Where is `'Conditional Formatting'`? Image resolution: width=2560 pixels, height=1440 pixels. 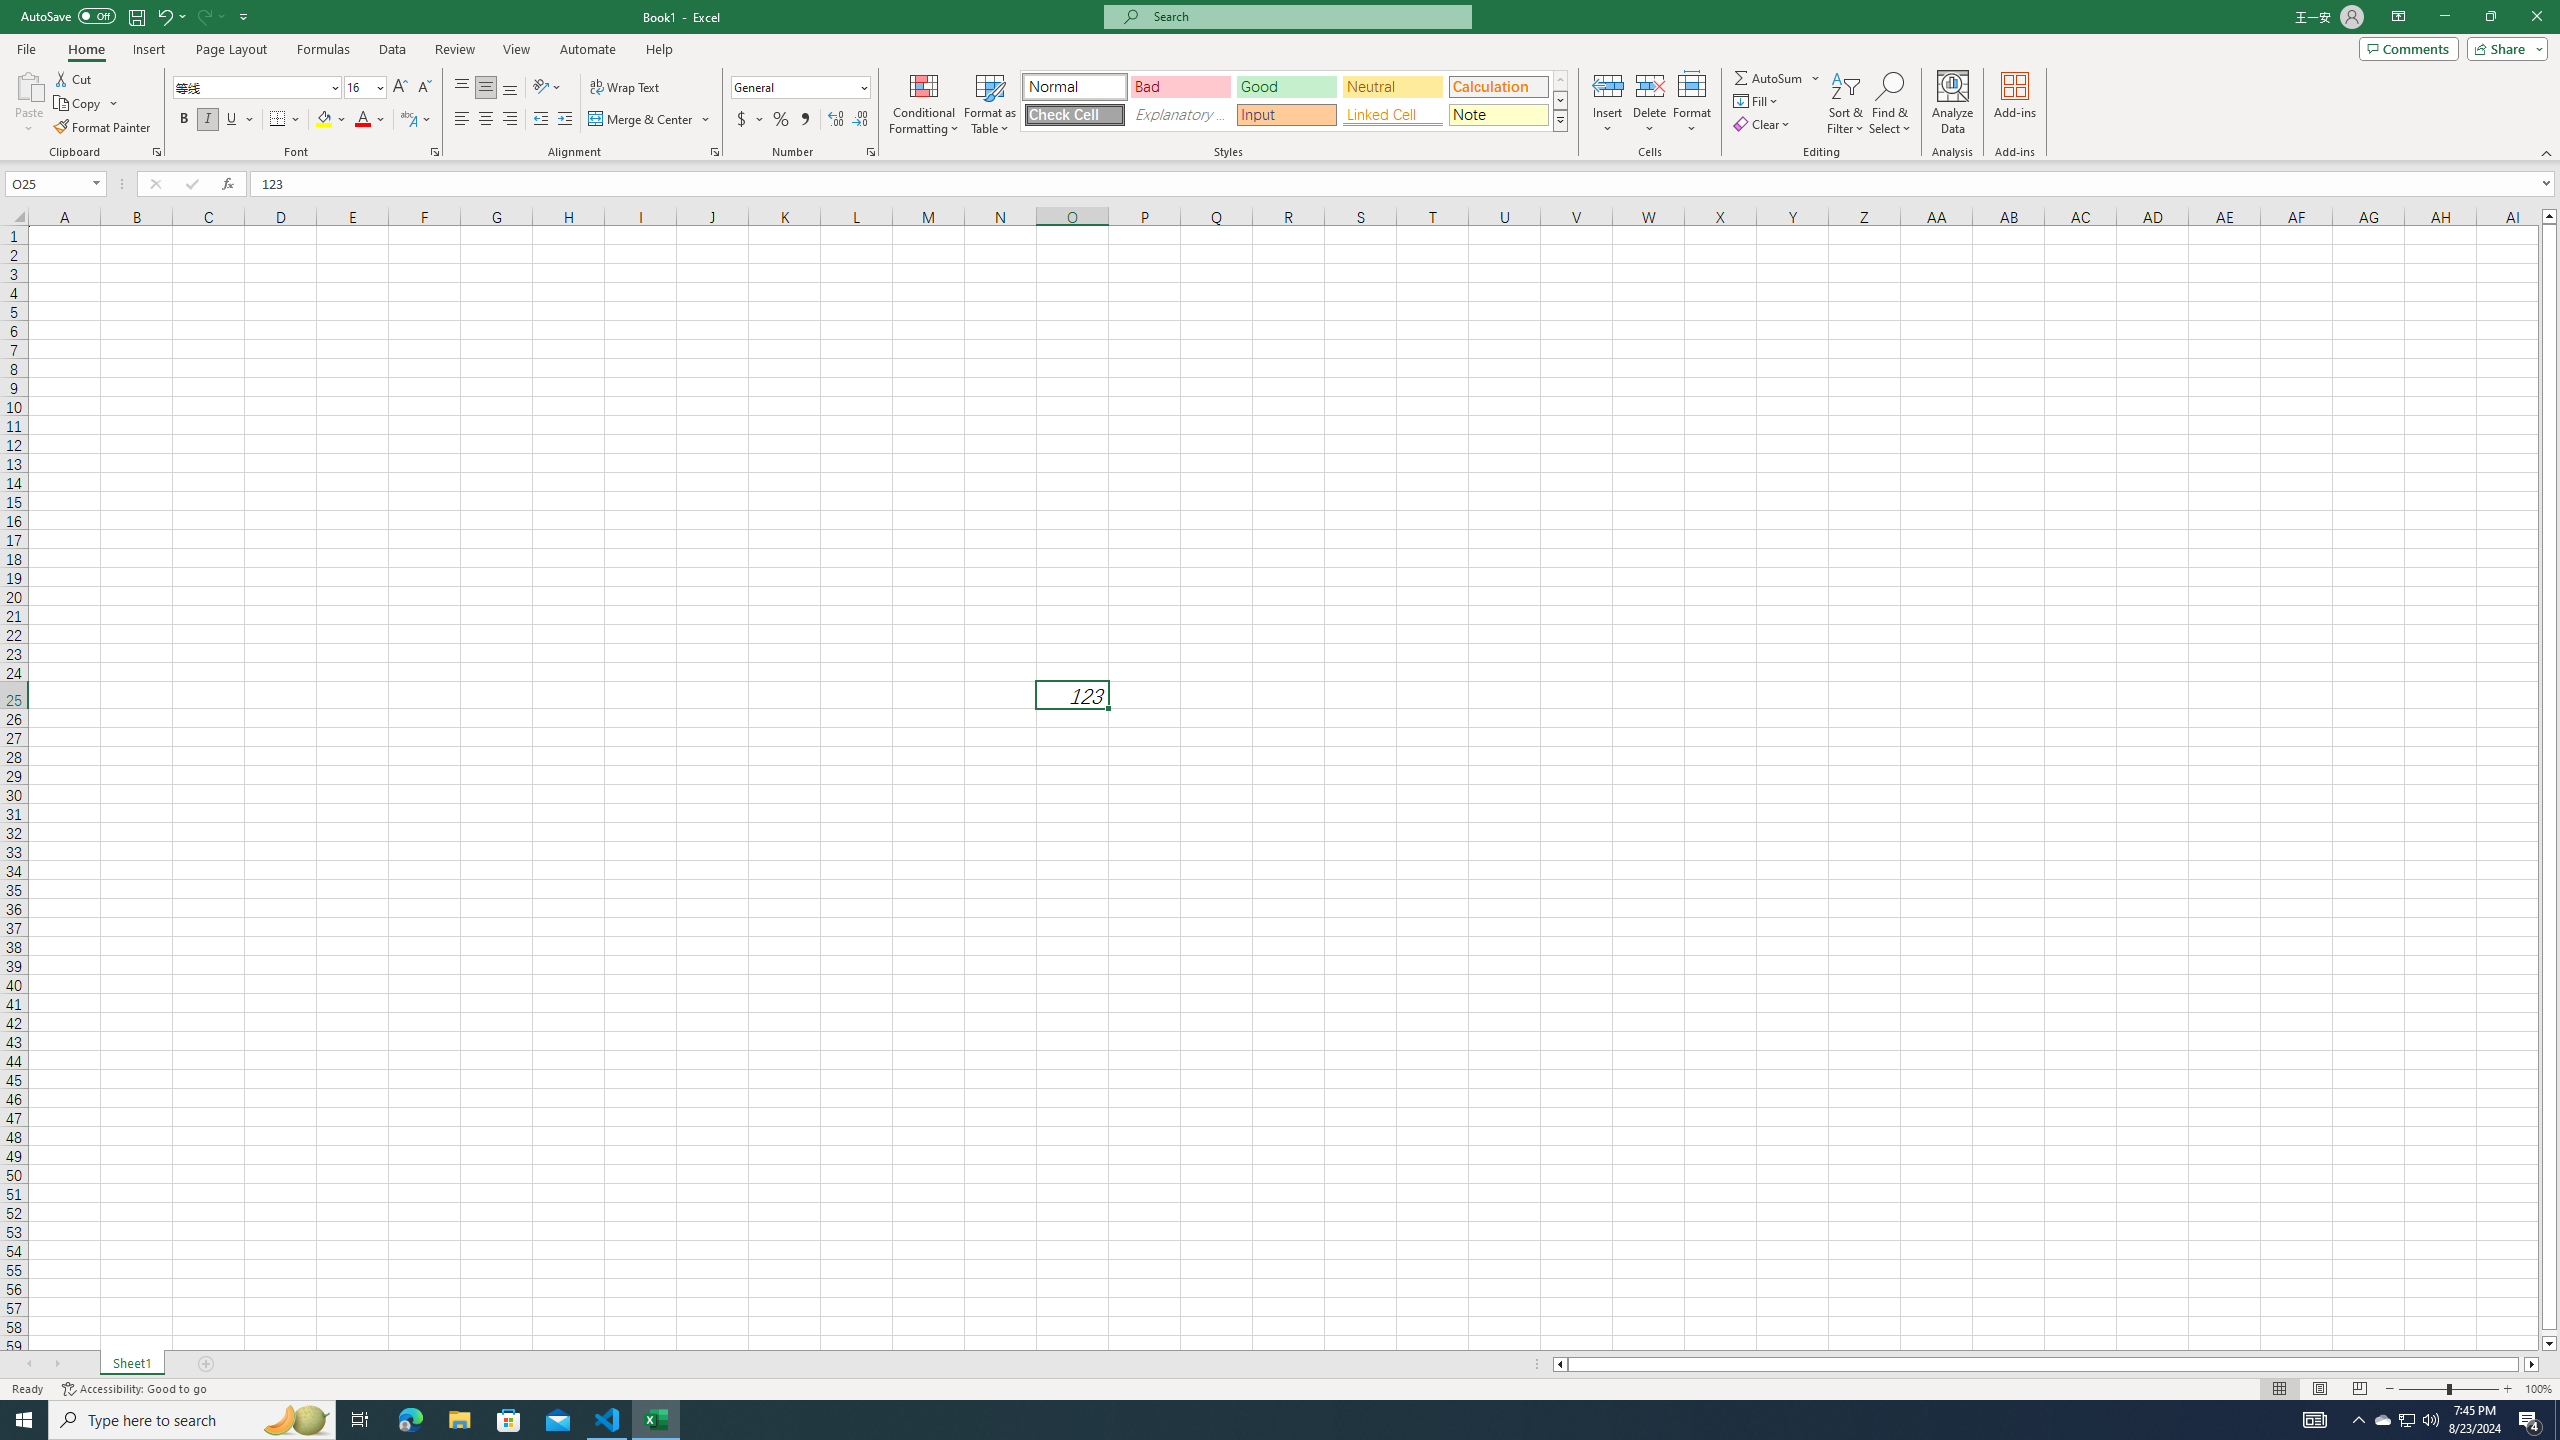 'Conditional Formatting' is located at coordinates (924, 103).